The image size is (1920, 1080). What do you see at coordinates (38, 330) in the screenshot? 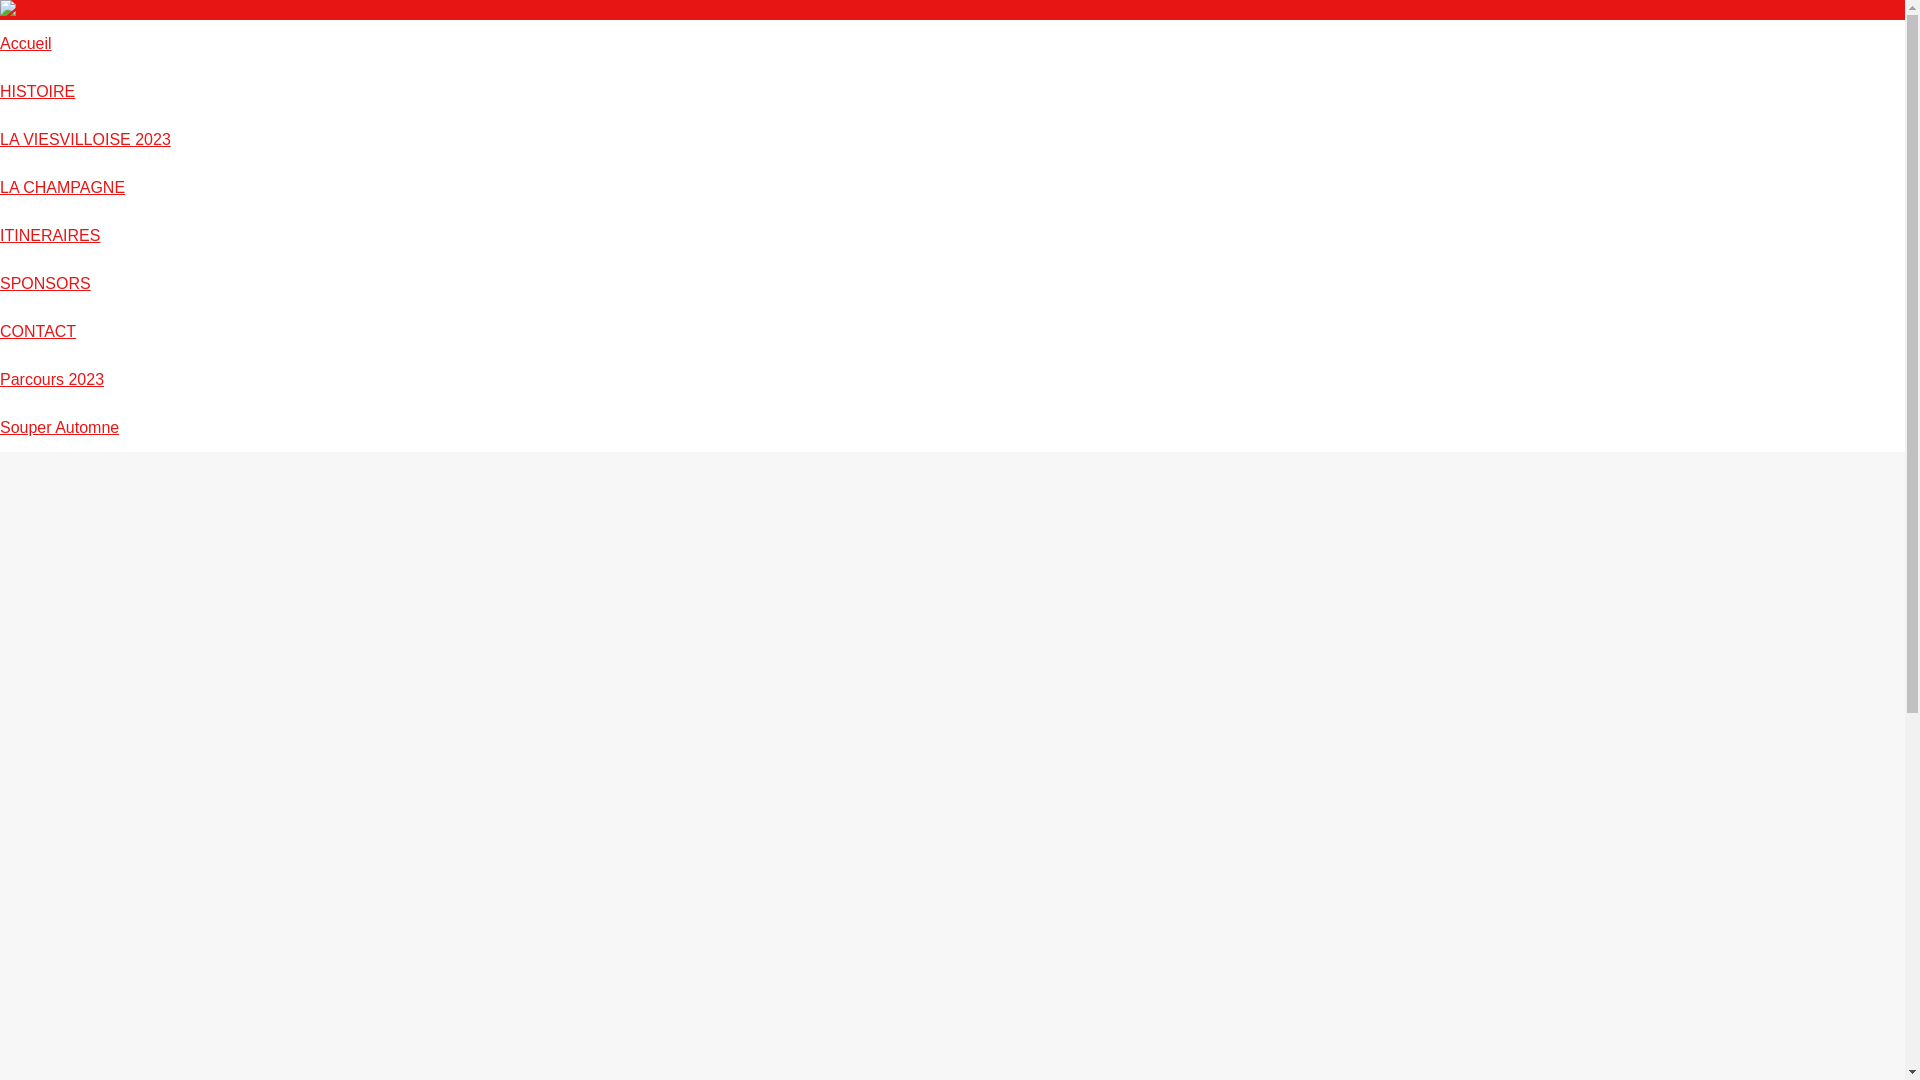
I see `'CONTACT'` at bounding box center [38, 330].